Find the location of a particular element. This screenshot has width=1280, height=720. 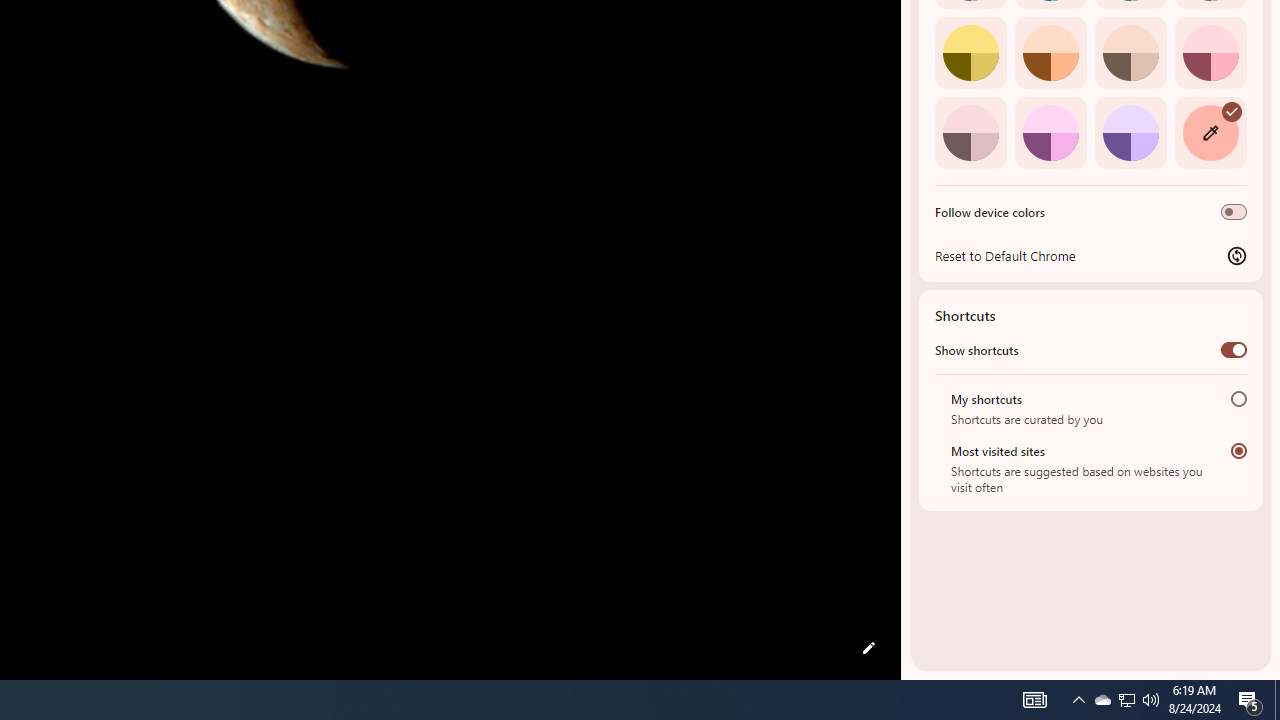

'Customize this page' is located at coordinates (868, 648).